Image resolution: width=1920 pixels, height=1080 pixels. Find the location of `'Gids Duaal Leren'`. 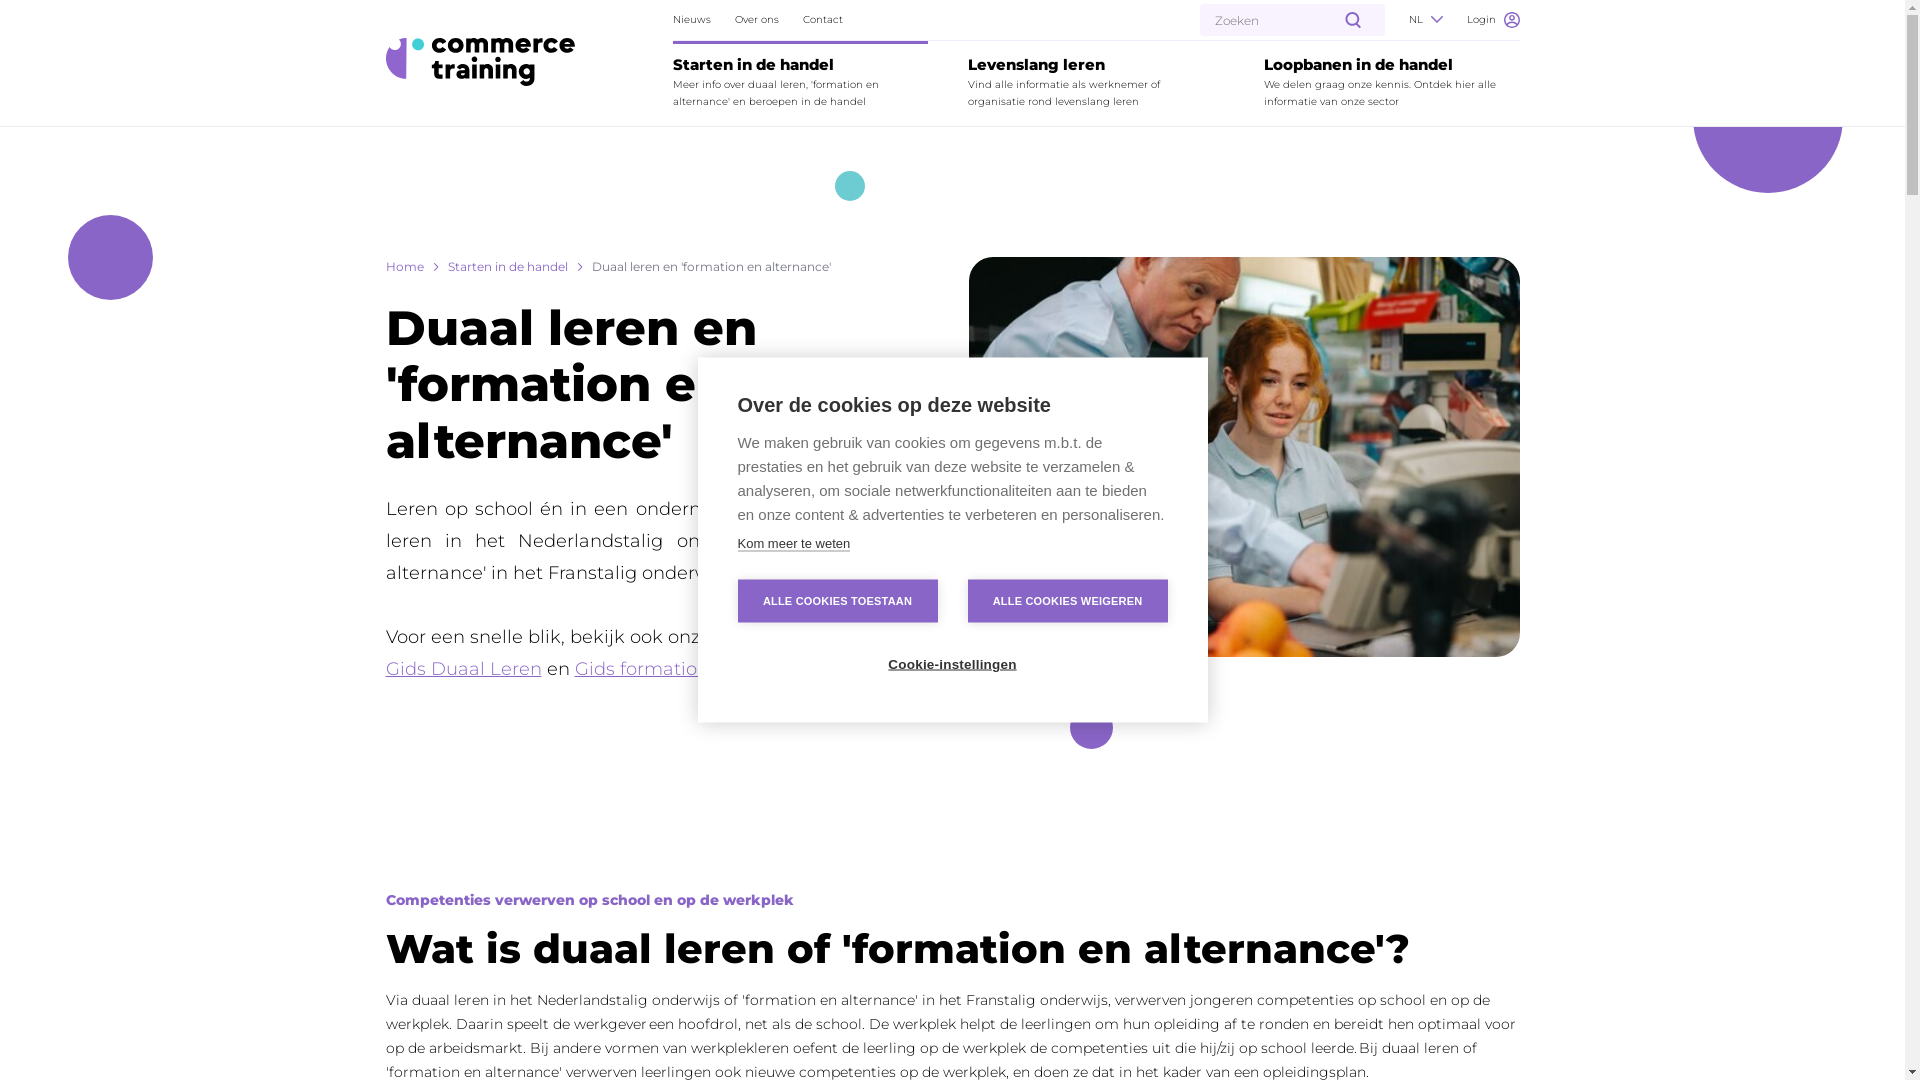

'Gids Duaal Leren' is located at coordinates (463, 668).